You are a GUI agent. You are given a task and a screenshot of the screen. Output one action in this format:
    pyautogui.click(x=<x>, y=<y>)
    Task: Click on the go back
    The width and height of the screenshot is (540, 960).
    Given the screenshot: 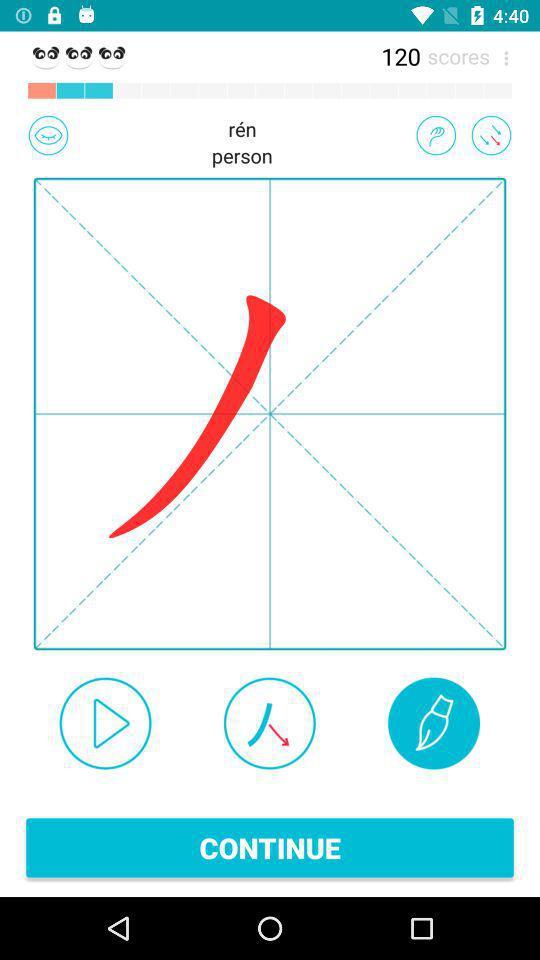 What is the action you would take?
    pyautogui.click(x=490, y=134)
    